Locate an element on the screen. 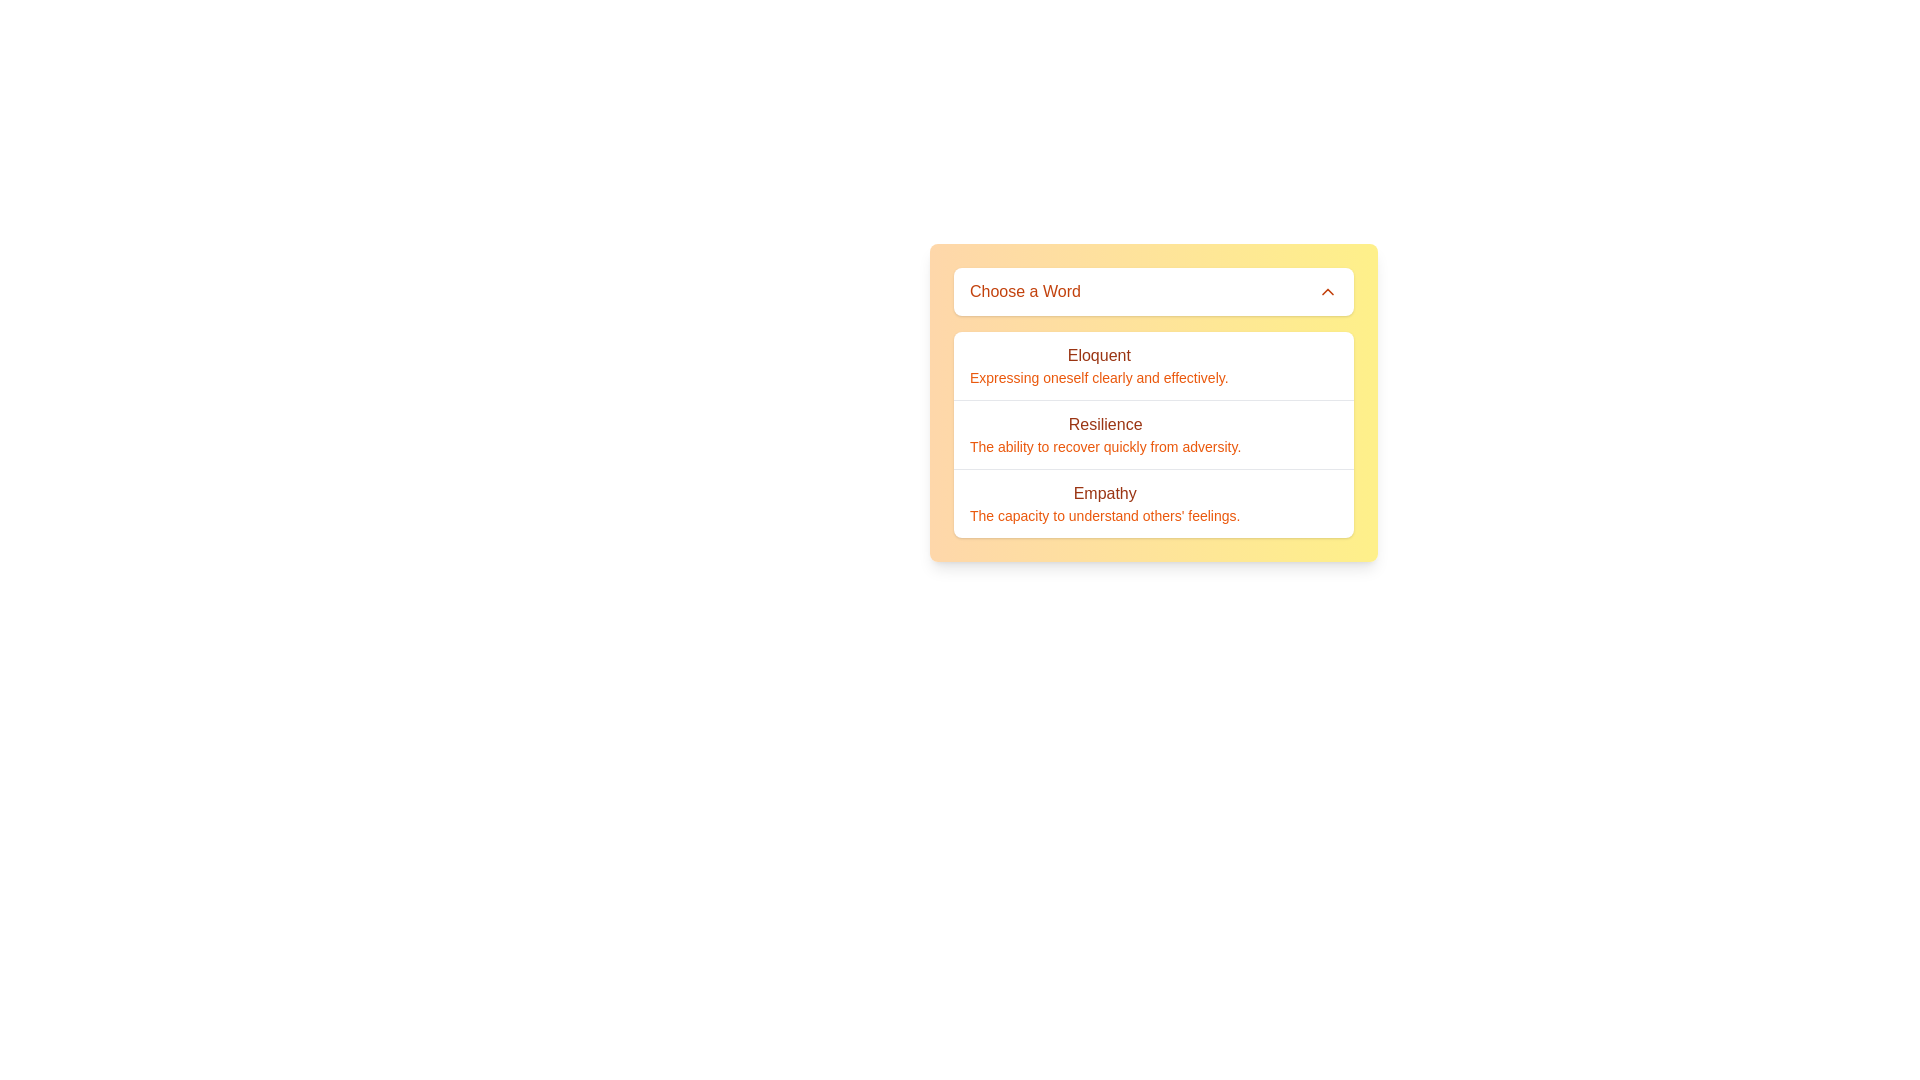  the text snippet styled in a smaller font size with a light orange hue, displaying the phrase 'The capacity to understand others' feelings,' located under the bold term 'Empathy' in the dropdown menu is located at coordinates (1104, 515).